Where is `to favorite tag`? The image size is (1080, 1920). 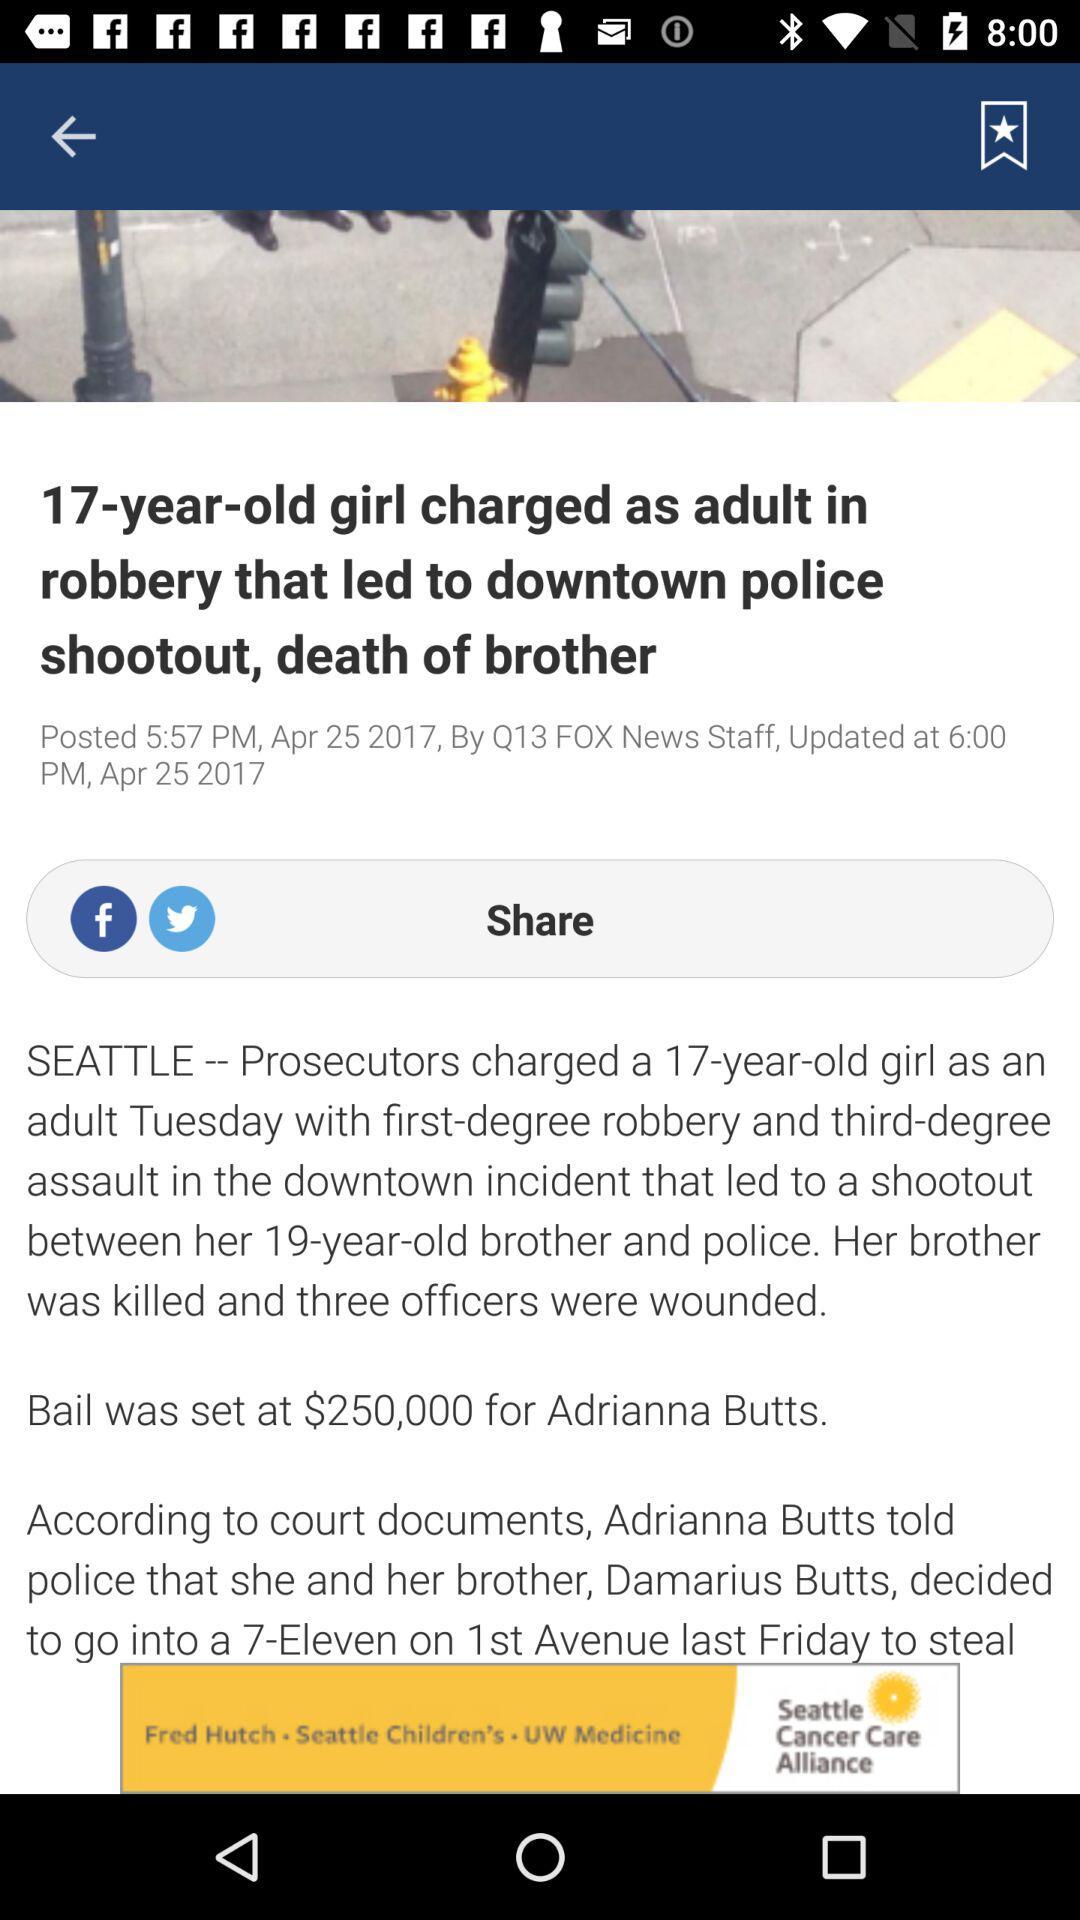 to favorite tag is located at coordinates (1004, 135).